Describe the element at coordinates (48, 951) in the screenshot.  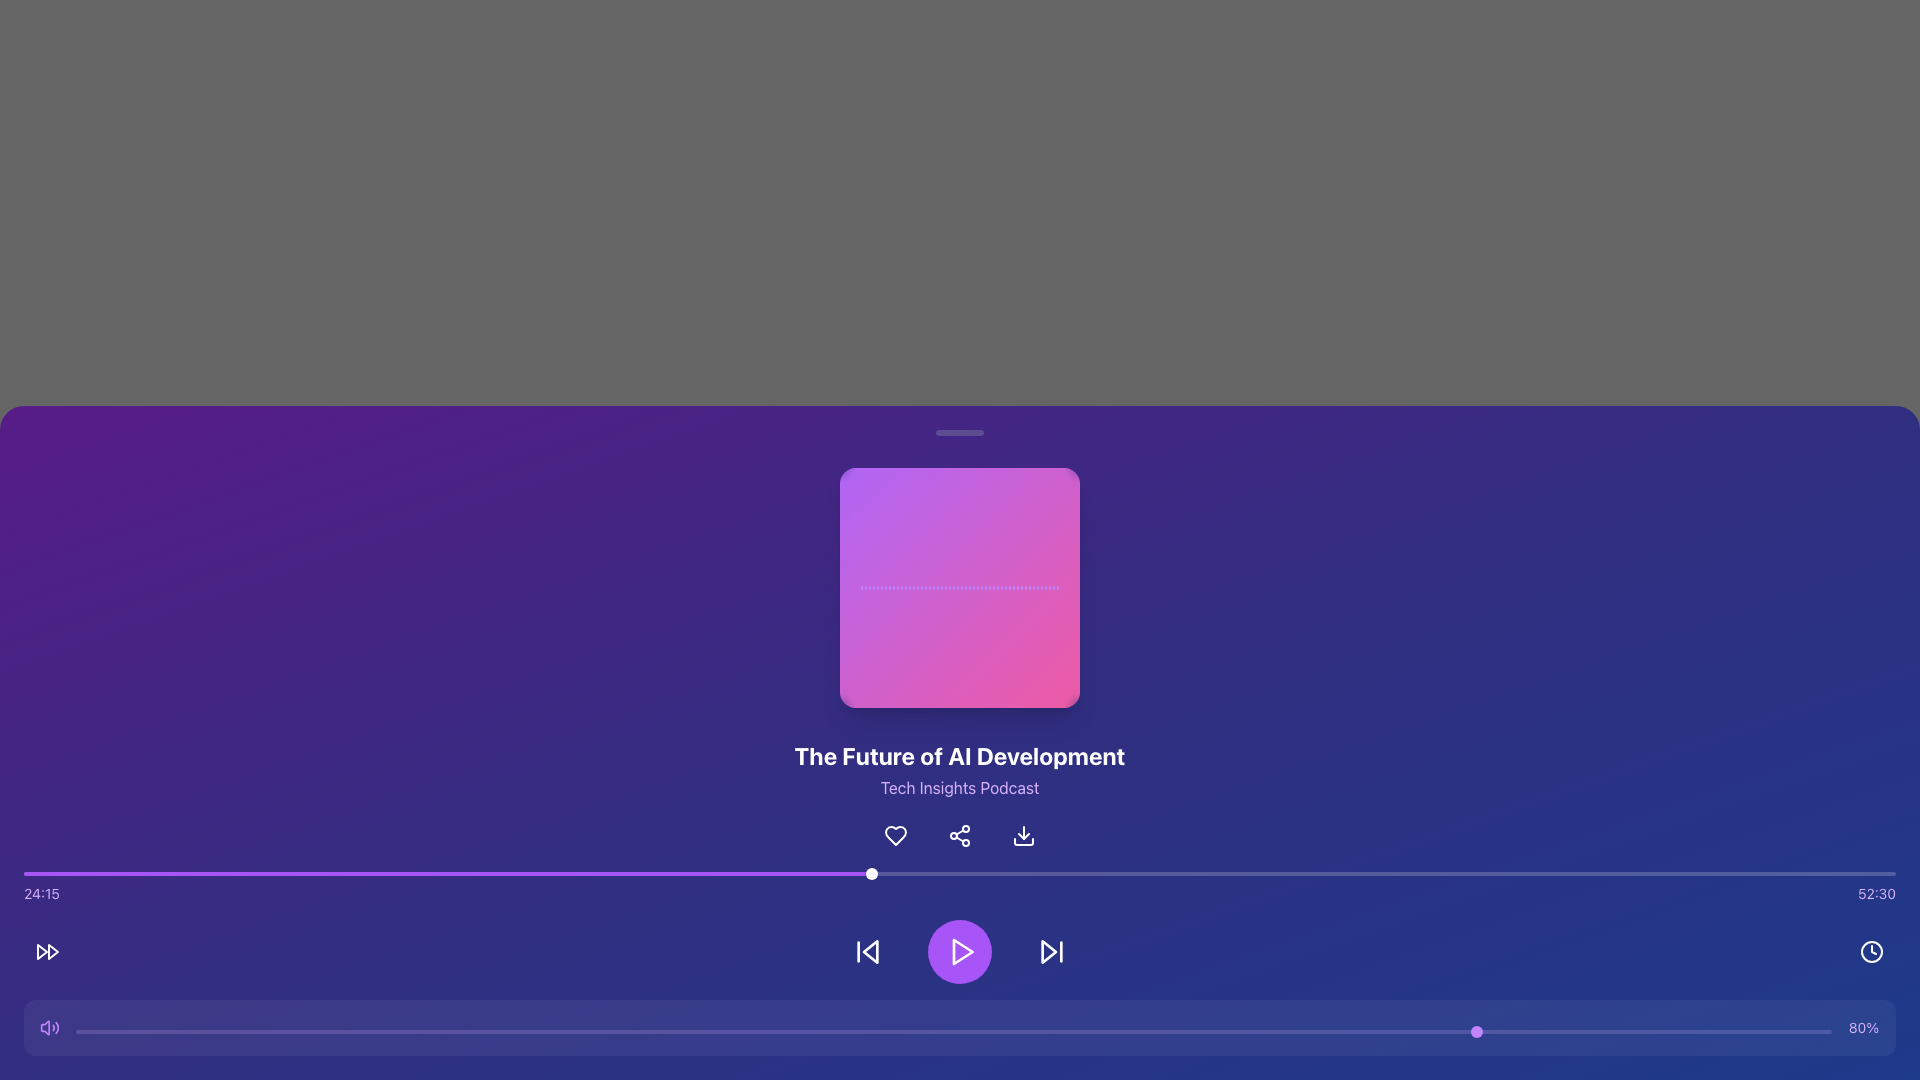
I see `the fast-forward icon, which is represented by a minimalistic double-arrow shape, located in the bottom section of the control interface, second to the right among sibling controls` at that location.